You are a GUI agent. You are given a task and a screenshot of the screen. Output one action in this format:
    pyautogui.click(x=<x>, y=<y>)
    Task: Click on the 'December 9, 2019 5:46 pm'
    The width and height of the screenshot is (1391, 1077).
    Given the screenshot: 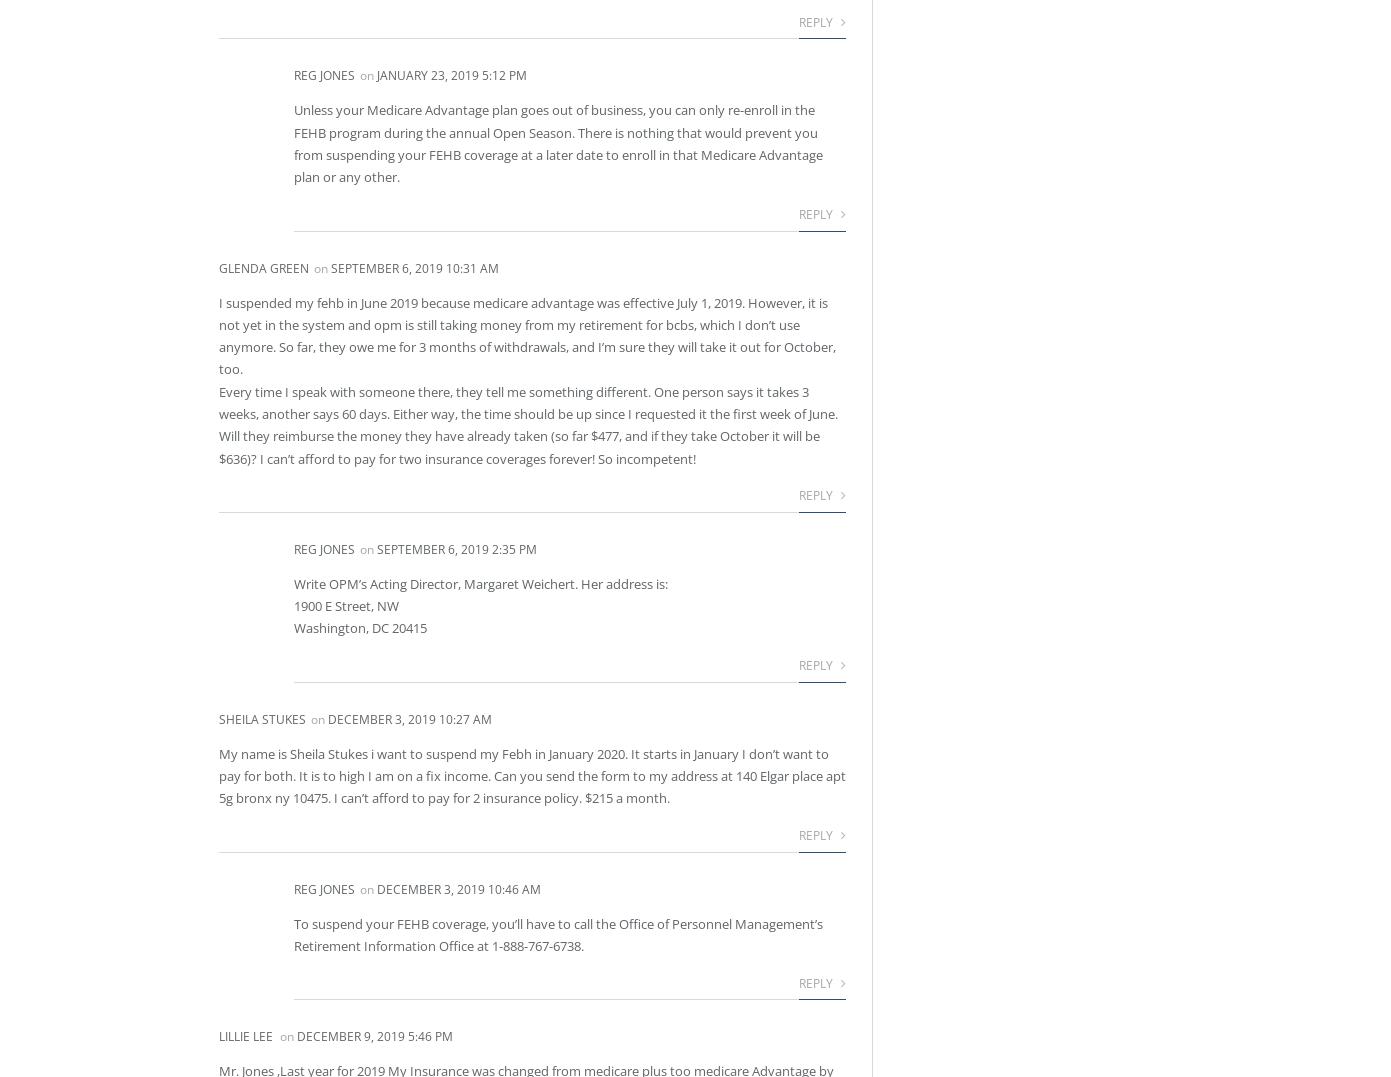 What is the action you would take?
    pyautogui.click(x=295, y=1035)
    